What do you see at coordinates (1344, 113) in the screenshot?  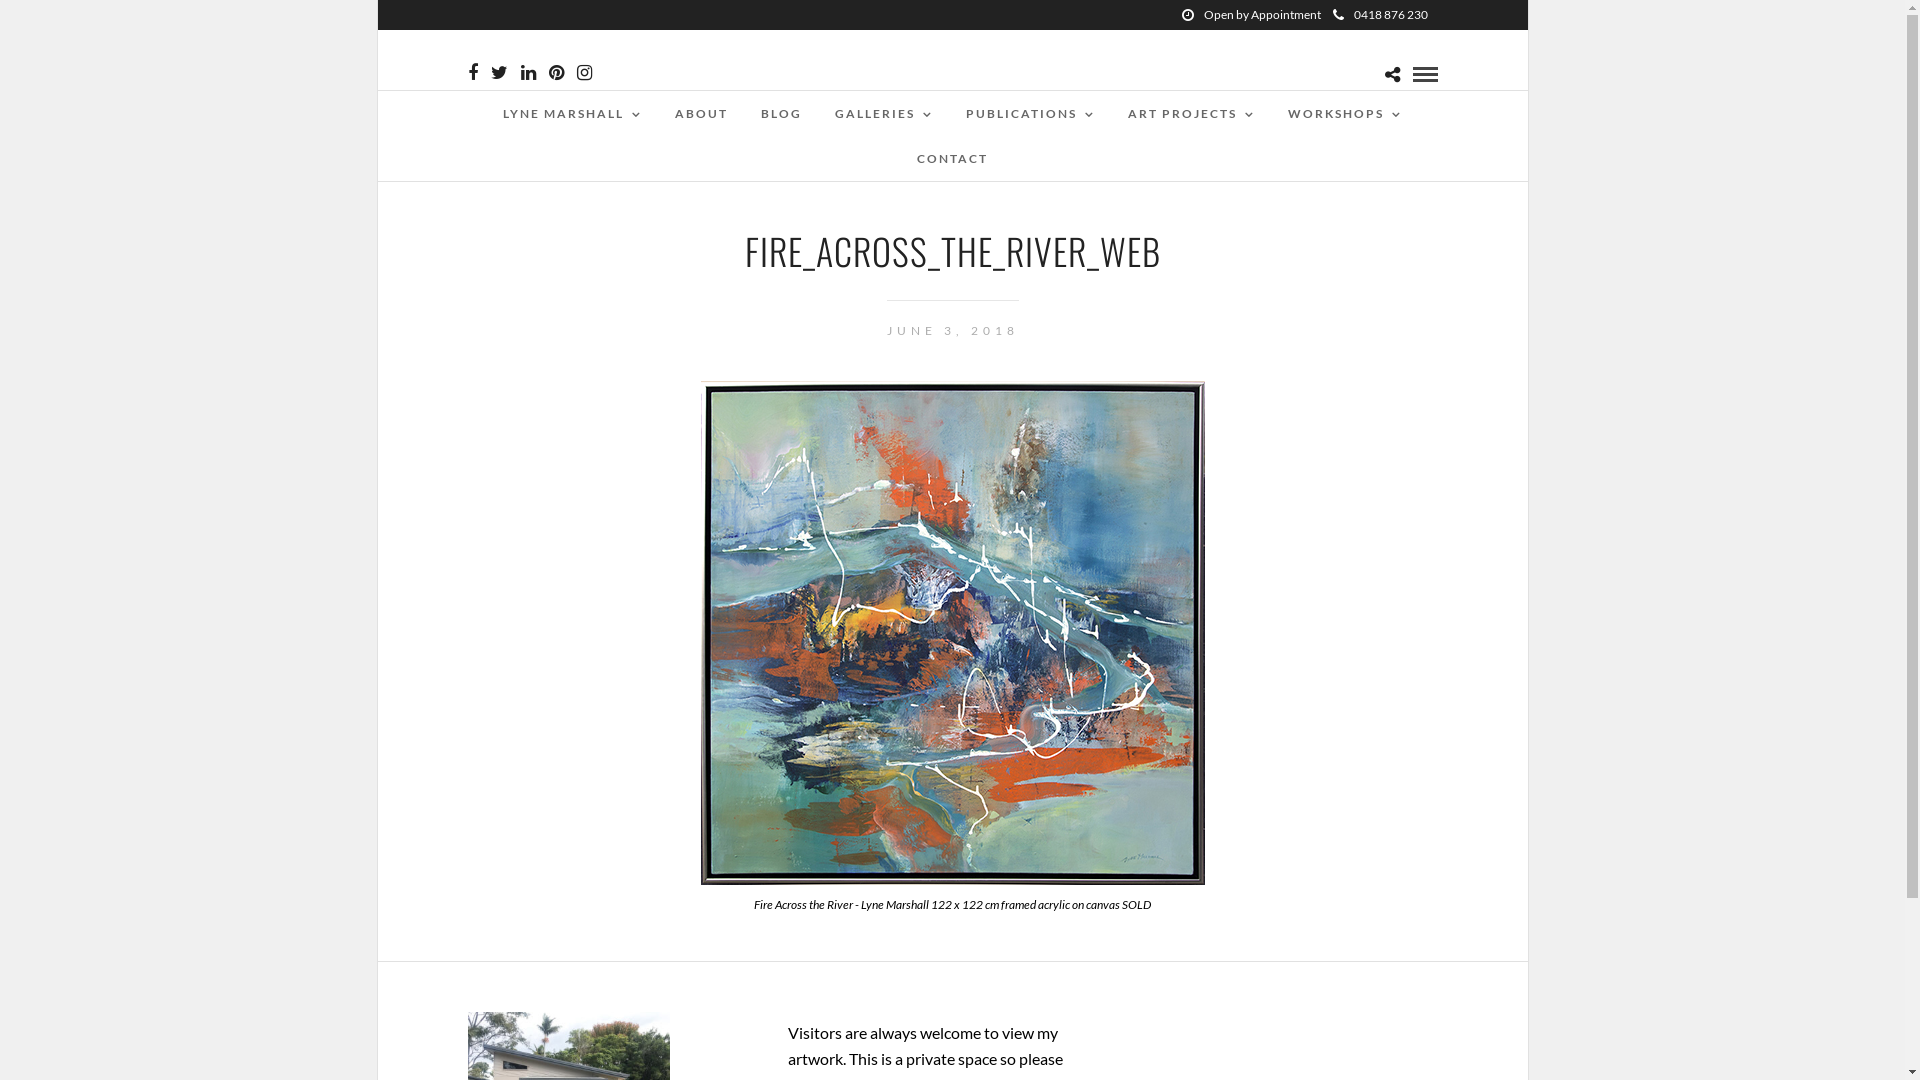 I see `'WORKSHOPS'` at bounding box center [1344, 113].